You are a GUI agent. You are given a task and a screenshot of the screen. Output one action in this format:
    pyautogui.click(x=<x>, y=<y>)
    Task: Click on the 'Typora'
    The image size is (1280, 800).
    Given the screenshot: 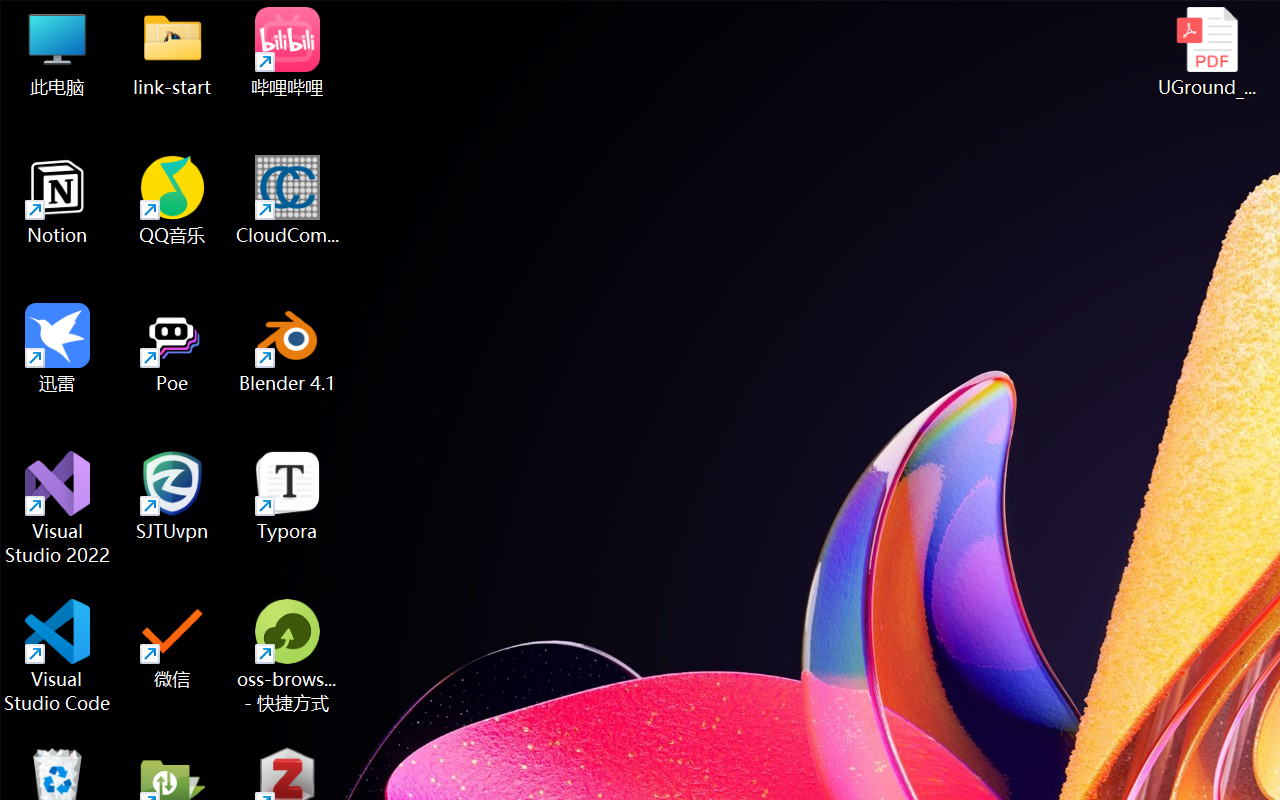 What is the action you would take?
    pyautogui.click(x=287, y=496)
    